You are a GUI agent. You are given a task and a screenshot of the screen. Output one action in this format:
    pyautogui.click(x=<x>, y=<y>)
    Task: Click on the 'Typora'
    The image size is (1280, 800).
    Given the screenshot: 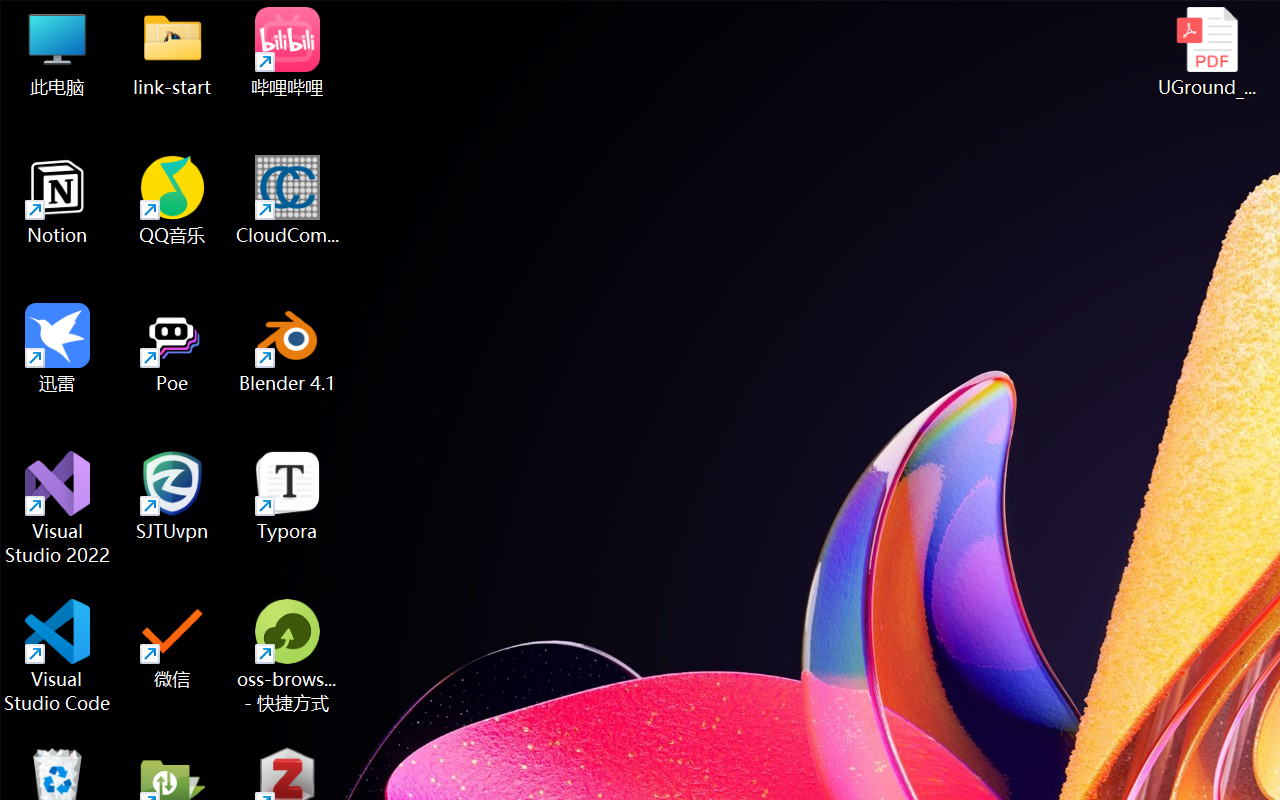 What is the action you would take?
    pyautogui.click(x=287, y=496)
    